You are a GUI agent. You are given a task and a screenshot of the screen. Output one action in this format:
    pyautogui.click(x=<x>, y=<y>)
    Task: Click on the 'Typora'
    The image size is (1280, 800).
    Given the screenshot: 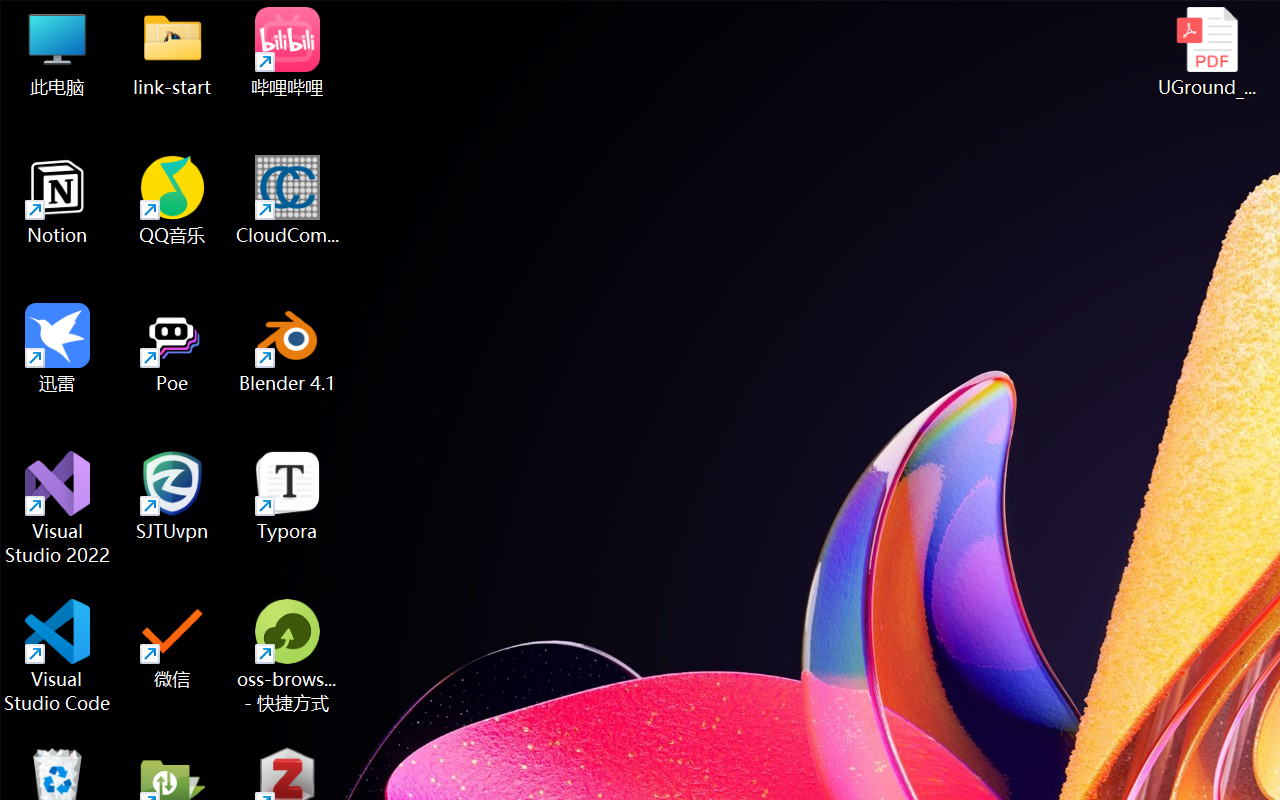 What is the action you would take?
    pyautogui.click(x=287, y=496)
    